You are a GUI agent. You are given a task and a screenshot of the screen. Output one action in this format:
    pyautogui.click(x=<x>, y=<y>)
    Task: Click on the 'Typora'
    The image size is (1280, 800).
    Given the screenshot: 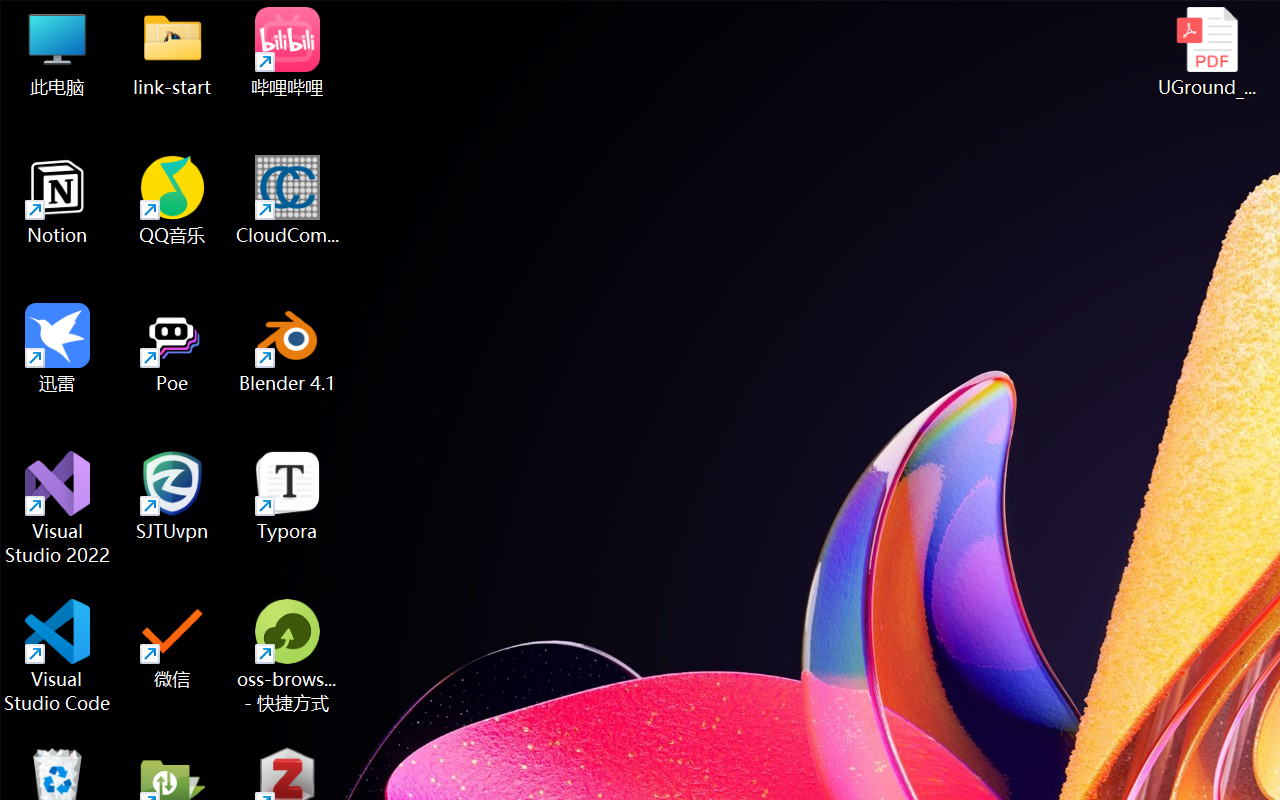 What is the action you would take?
    pyautogui.click(x=287, y=496)
    